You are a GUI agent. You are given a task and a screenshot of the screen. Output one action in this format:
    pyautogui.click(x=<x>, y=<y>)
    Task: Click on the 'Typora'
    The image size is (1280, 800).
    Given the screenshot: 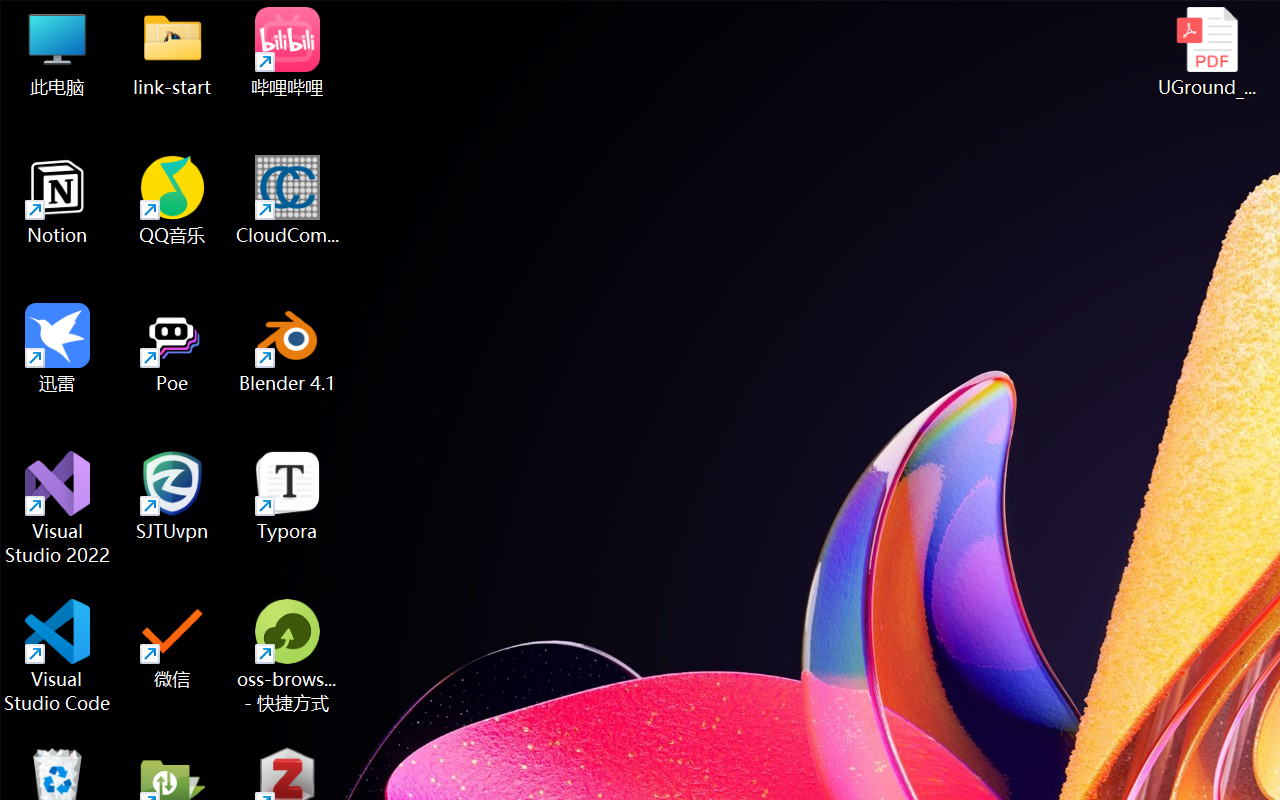 What is the action you would take?
    pyautogui.click(x=287, y=496)
    